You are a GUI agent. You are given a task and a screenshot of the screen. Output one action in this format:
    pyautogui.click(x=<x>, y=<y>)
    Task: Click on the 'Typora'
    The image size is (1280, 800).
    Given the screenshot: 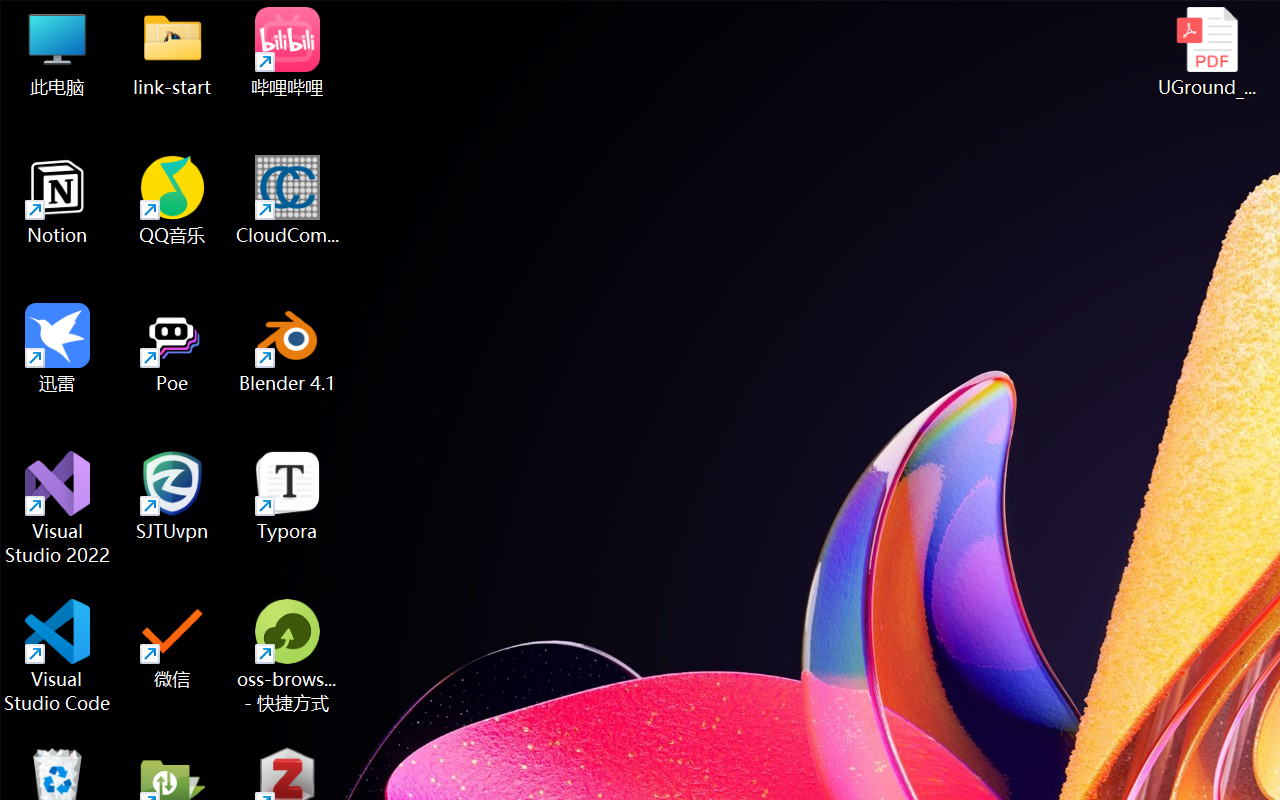 What is the action you would take?
    pyautogui.click(x=287, y=496)
    